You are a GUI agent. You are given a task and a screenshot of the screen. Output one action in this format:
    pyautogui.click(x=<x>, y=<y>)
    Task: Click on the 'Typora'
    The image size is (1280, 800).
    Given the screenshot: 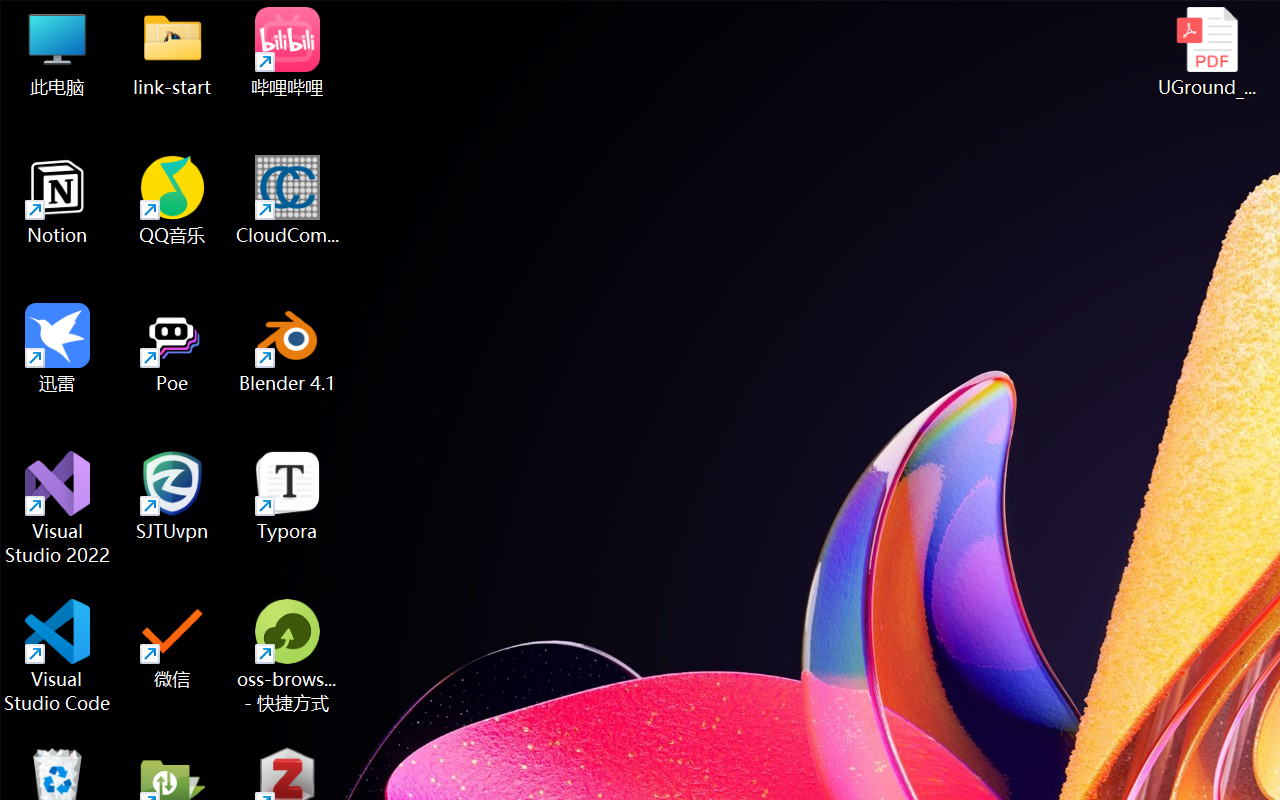 What is the action you would take?
    pyautogui.click(x=287, y=496)
    